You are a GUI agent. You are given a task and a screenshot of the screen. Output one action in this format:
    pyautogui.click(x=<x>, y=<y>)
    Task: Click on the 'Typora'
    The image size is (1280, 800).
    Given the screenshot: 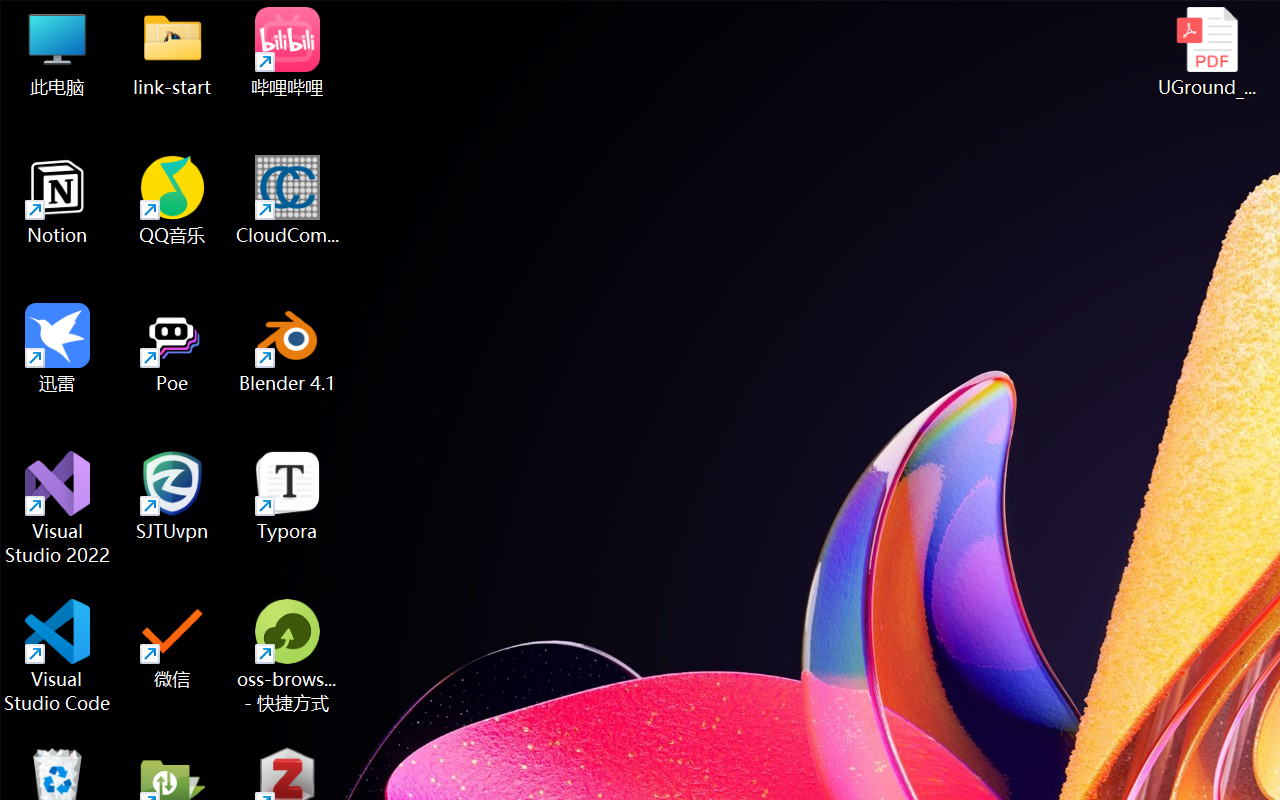 What is the action you would take?
    pyautogui.click(x=287, y=496)
    